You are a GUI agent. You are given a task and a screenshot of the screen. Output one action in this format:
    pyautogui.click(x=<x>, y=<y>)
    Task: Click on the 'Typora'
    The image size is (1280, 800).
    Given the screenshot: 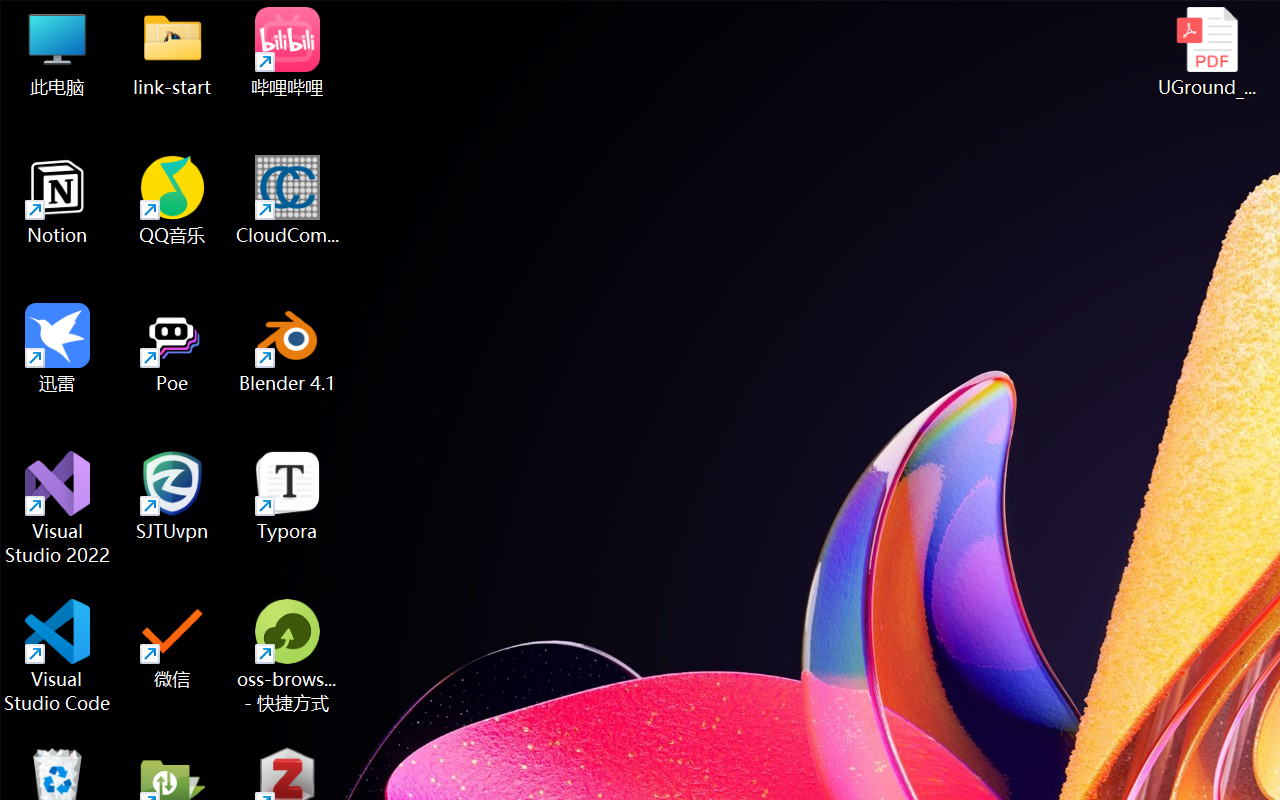 What is the action you would take?
    pyautogui.click(x=287, y=496)
    